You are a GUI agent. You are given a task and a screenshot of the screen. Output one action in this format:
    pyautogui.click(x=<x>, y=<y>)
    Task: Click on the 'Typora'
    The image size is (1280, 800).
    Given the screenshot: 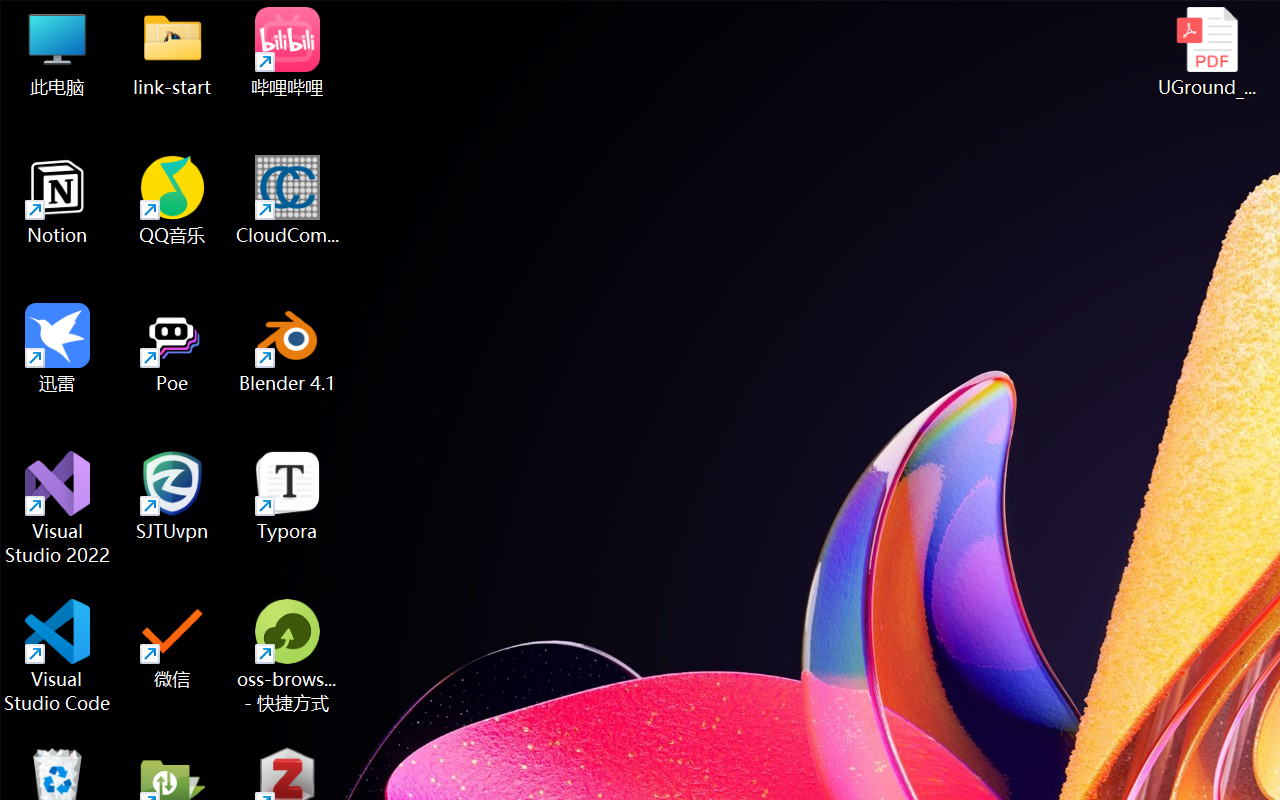 What is the action you would take?
    pyautogui.click(x=287, y=496)
    